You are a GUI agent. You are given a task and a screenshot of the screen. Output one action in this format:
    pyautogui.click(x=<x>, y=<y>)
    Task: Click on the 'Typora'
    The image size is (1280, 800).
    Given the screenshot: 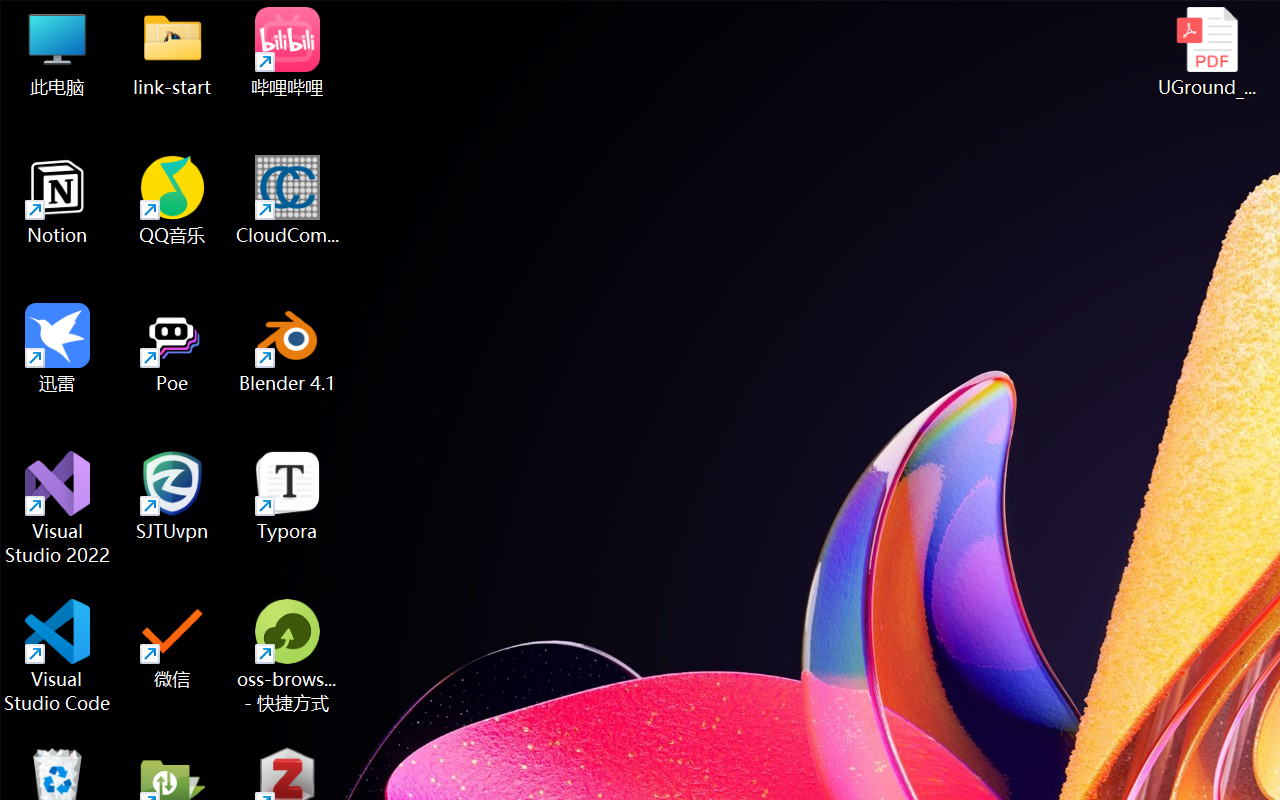 What is the action you would take?
    pyautogui.click(x=287, y=496)
    